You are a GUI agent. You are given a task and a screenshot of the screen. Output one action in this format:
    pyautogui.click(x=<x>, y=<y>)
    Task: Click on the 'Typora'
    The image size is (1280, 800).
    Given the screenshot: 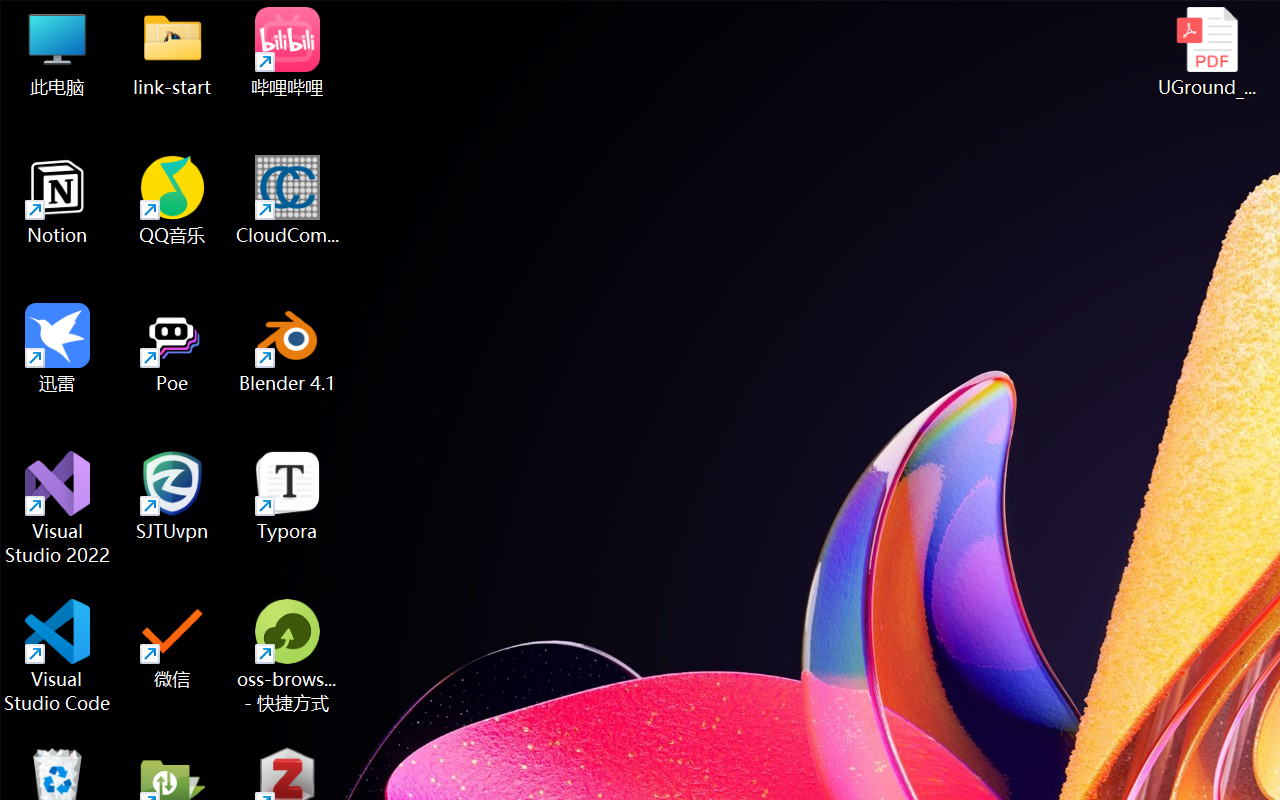 What is the action you would take?
    pyautogui.click(x=287, y=496)
    